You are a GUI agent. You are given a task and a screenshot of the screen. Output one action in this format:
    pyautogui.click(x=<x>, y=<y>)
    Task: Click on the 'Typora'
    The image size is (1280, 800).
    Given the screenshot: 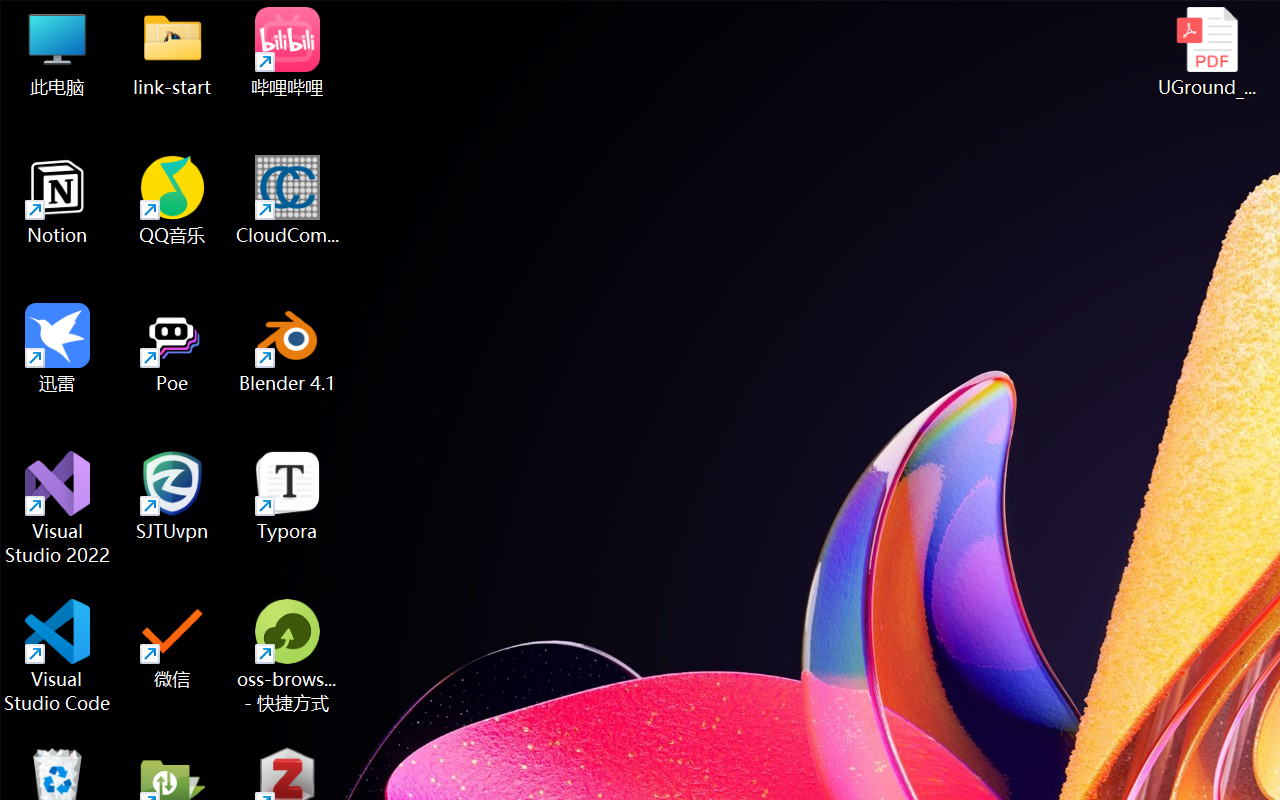 What is the action you would take?
    pyautogui.click(x=287, y=496)
    